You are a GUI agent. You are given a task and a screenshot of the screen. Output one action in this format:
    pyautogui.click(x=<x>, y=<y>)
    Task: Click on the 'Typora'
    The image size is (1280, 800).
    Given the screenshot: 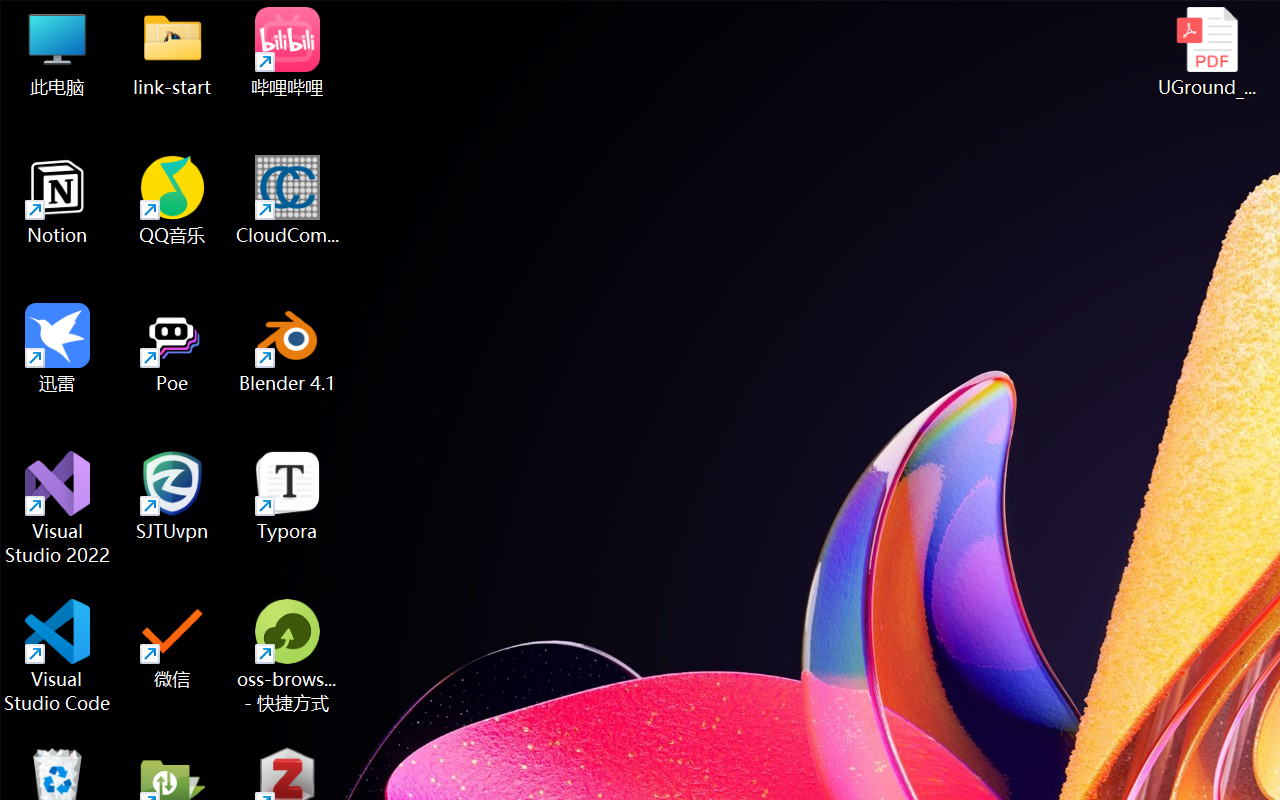 What is the action you would take?
    pyautogui.click(x=287, y=496)
    